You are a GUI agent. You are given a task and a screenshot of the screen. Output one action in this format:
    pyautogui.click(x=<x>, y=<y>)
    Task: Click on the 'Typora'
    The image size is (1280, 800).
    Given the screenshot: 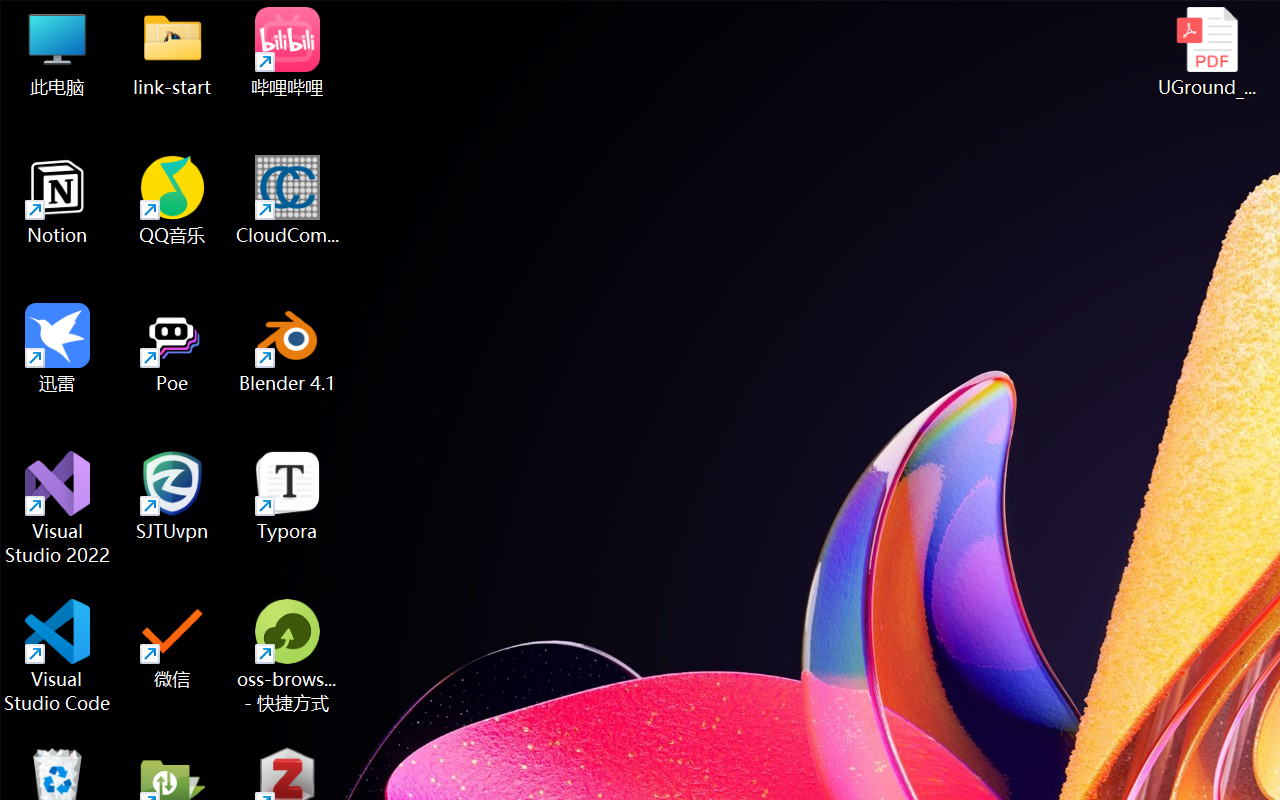 What is the action you would take?
    pyautogui.click(x=287, y=496)
    